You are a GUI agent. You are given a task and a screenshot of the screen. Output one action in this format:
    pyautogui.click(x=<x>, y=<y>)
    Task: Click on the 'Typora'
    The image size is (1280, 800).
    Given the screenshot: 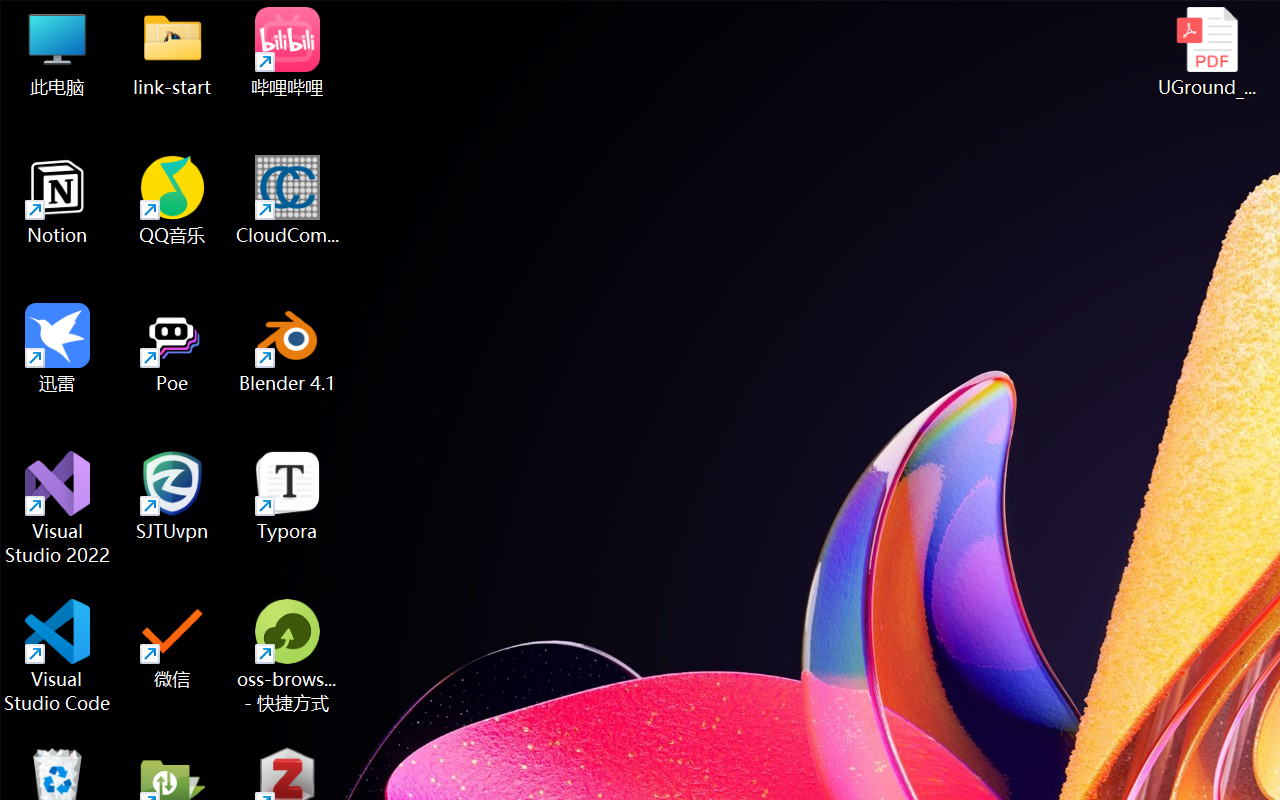 What is the action you would take?
    pyautogui.click(x=287, y=496)
    